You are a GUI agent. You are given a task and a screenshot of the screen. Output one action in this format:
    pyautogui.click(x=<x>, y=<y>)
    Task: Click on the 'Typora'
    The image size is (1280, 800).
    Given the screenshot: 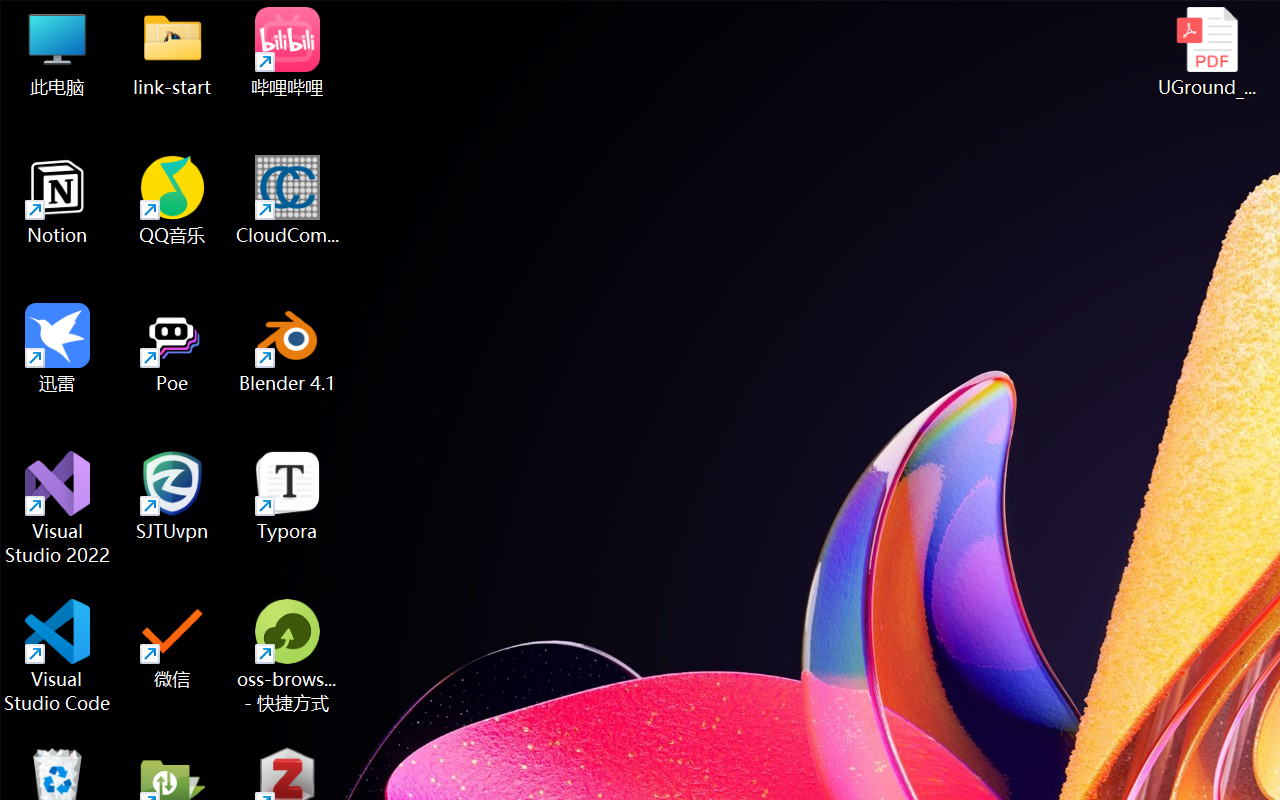 What is the action you would take?
    pyautogui.click(x=287, y=496)
    